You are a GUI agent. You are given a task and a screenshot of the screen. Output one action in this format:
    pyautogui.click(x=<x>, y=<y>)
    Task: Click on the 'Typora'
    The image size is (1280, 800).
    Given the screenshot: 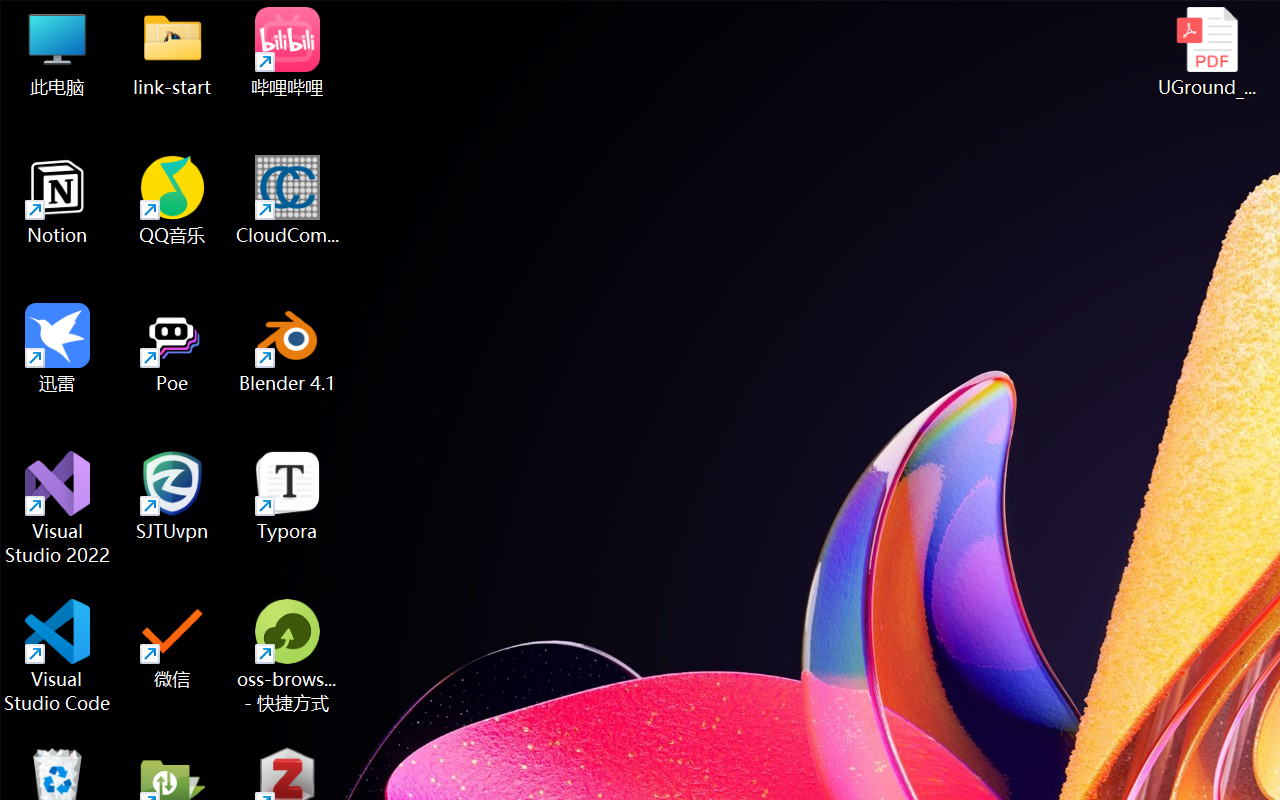 What is the action you would take?
    pyautogui.click(x=287, y=496)
    